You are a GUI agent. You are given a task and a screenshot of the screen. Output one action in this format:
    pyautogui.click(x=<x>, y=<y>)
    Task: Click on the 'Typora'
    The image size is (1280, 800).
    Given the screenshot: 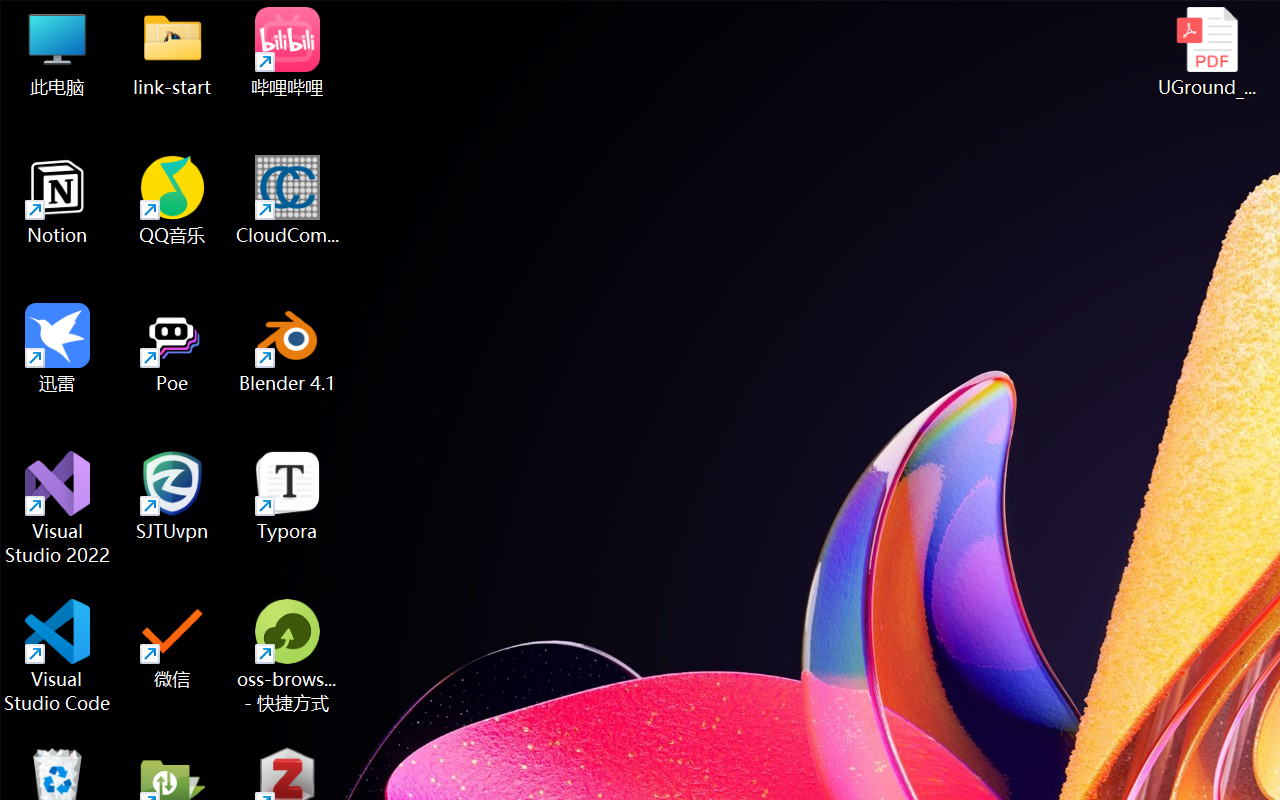 What is the action you would take?
    pyautogui.click(x=287, y=496)
    